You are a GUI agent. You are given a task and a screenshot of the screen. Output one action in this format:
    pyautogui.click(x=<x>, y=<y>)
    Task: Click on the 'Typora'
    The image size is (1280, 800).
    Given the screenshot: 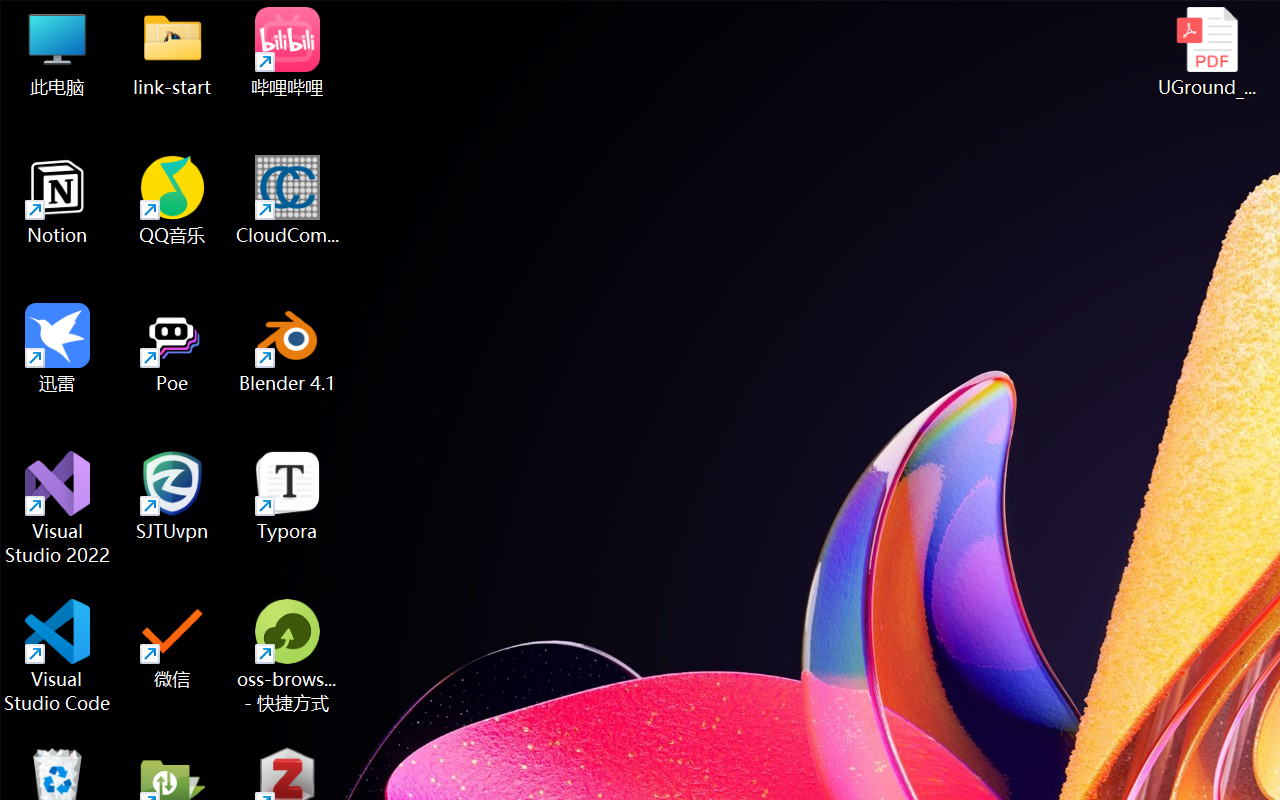 What is the action you would take?
    pyautogui.click(x=287, y=496)
    